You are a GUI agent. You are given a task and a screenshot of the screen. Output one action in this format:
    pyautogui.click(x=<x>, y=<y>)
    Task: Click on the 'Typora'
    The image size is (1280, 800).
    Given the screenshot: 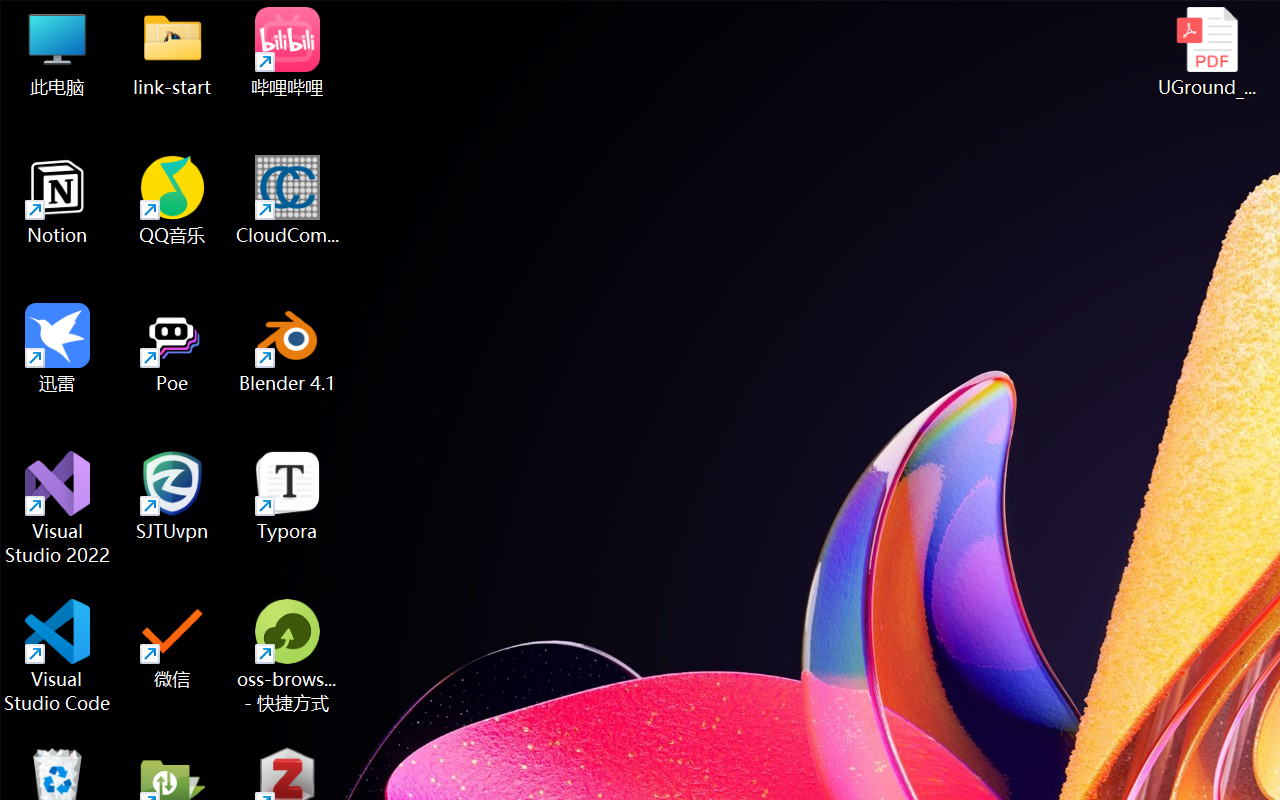 What is the action you would take?
    pyautogui.click(x=287, y=496)
    